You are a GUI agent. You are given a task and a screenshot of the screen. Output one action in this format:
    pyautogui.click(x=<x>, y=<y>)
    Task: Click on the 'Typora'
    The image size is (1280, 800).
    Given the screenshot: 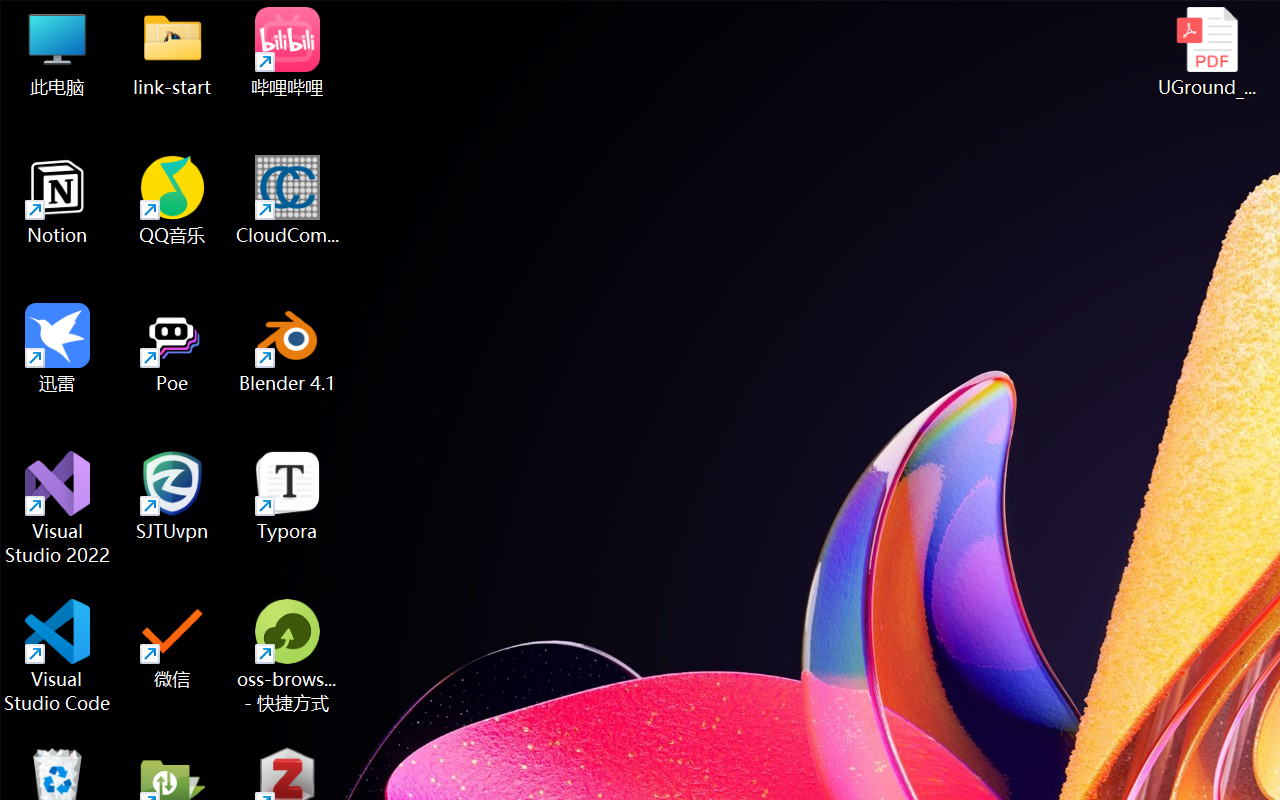 What is the action you would take?
    pyautogui.click(x=287, y=496)
    